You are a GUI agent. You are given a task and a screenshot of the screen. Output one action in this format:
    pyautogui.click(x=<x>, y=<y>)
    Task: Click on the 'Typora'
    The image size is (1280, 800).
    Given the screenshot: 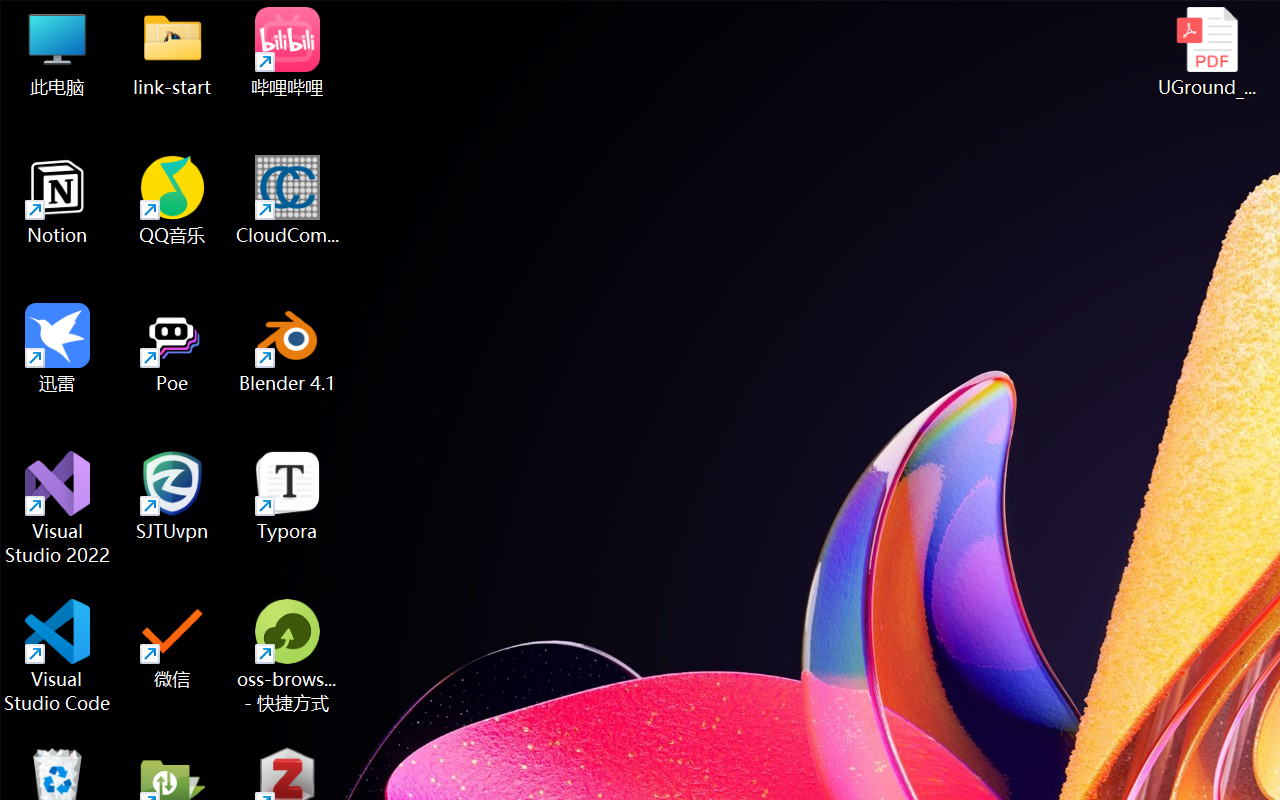 What is the action you would take?
    pyautogui.click(x=287, y=496)
    